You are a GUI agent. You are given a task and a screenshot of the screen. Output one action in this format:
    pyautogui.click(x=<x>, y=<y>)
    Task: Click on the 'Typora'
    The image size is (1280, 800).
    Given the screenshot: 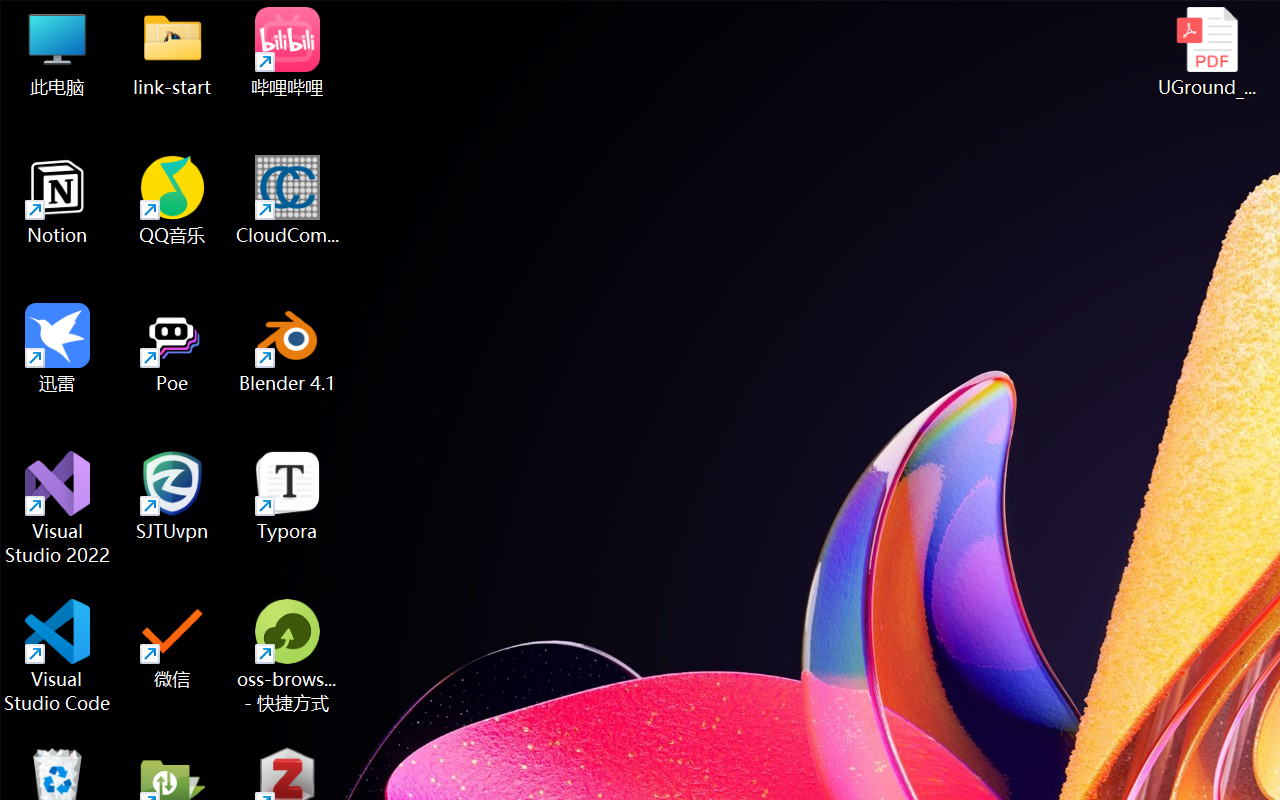 What is the action you would take?
    pyautogui.click(x=287, y=496)
    